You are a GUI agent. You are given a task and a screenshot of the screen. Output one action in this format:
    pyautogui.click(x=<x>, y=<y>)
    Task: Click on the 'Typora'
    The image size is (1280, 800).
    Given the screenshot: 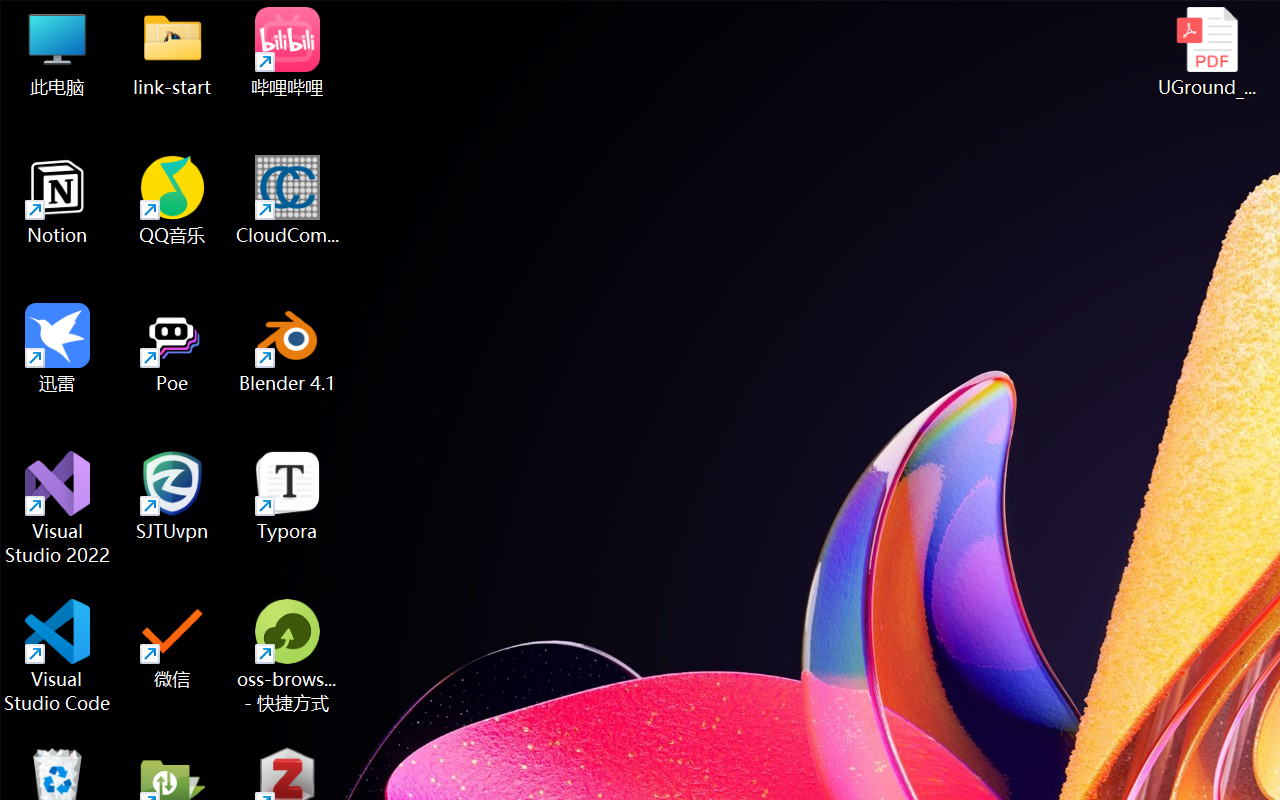 What is the action you would take?
    pyautogui.click(x=287, y=496)
    